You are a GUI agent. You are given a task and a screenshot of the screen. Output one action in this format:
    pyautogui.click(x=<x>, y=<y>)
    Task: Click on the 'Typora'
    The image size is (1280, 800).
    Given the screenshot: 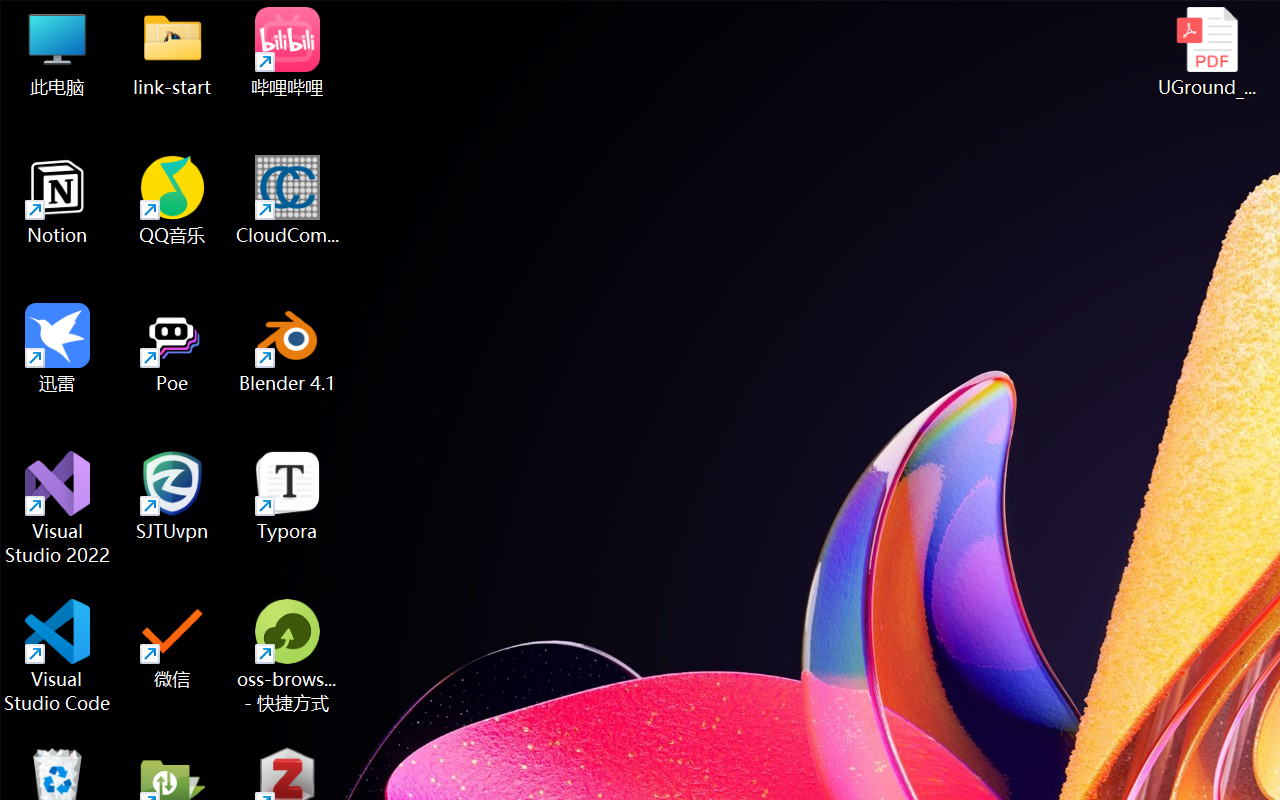 What is the action you would take?
    pyautogui.click(x=287, y=496)
    